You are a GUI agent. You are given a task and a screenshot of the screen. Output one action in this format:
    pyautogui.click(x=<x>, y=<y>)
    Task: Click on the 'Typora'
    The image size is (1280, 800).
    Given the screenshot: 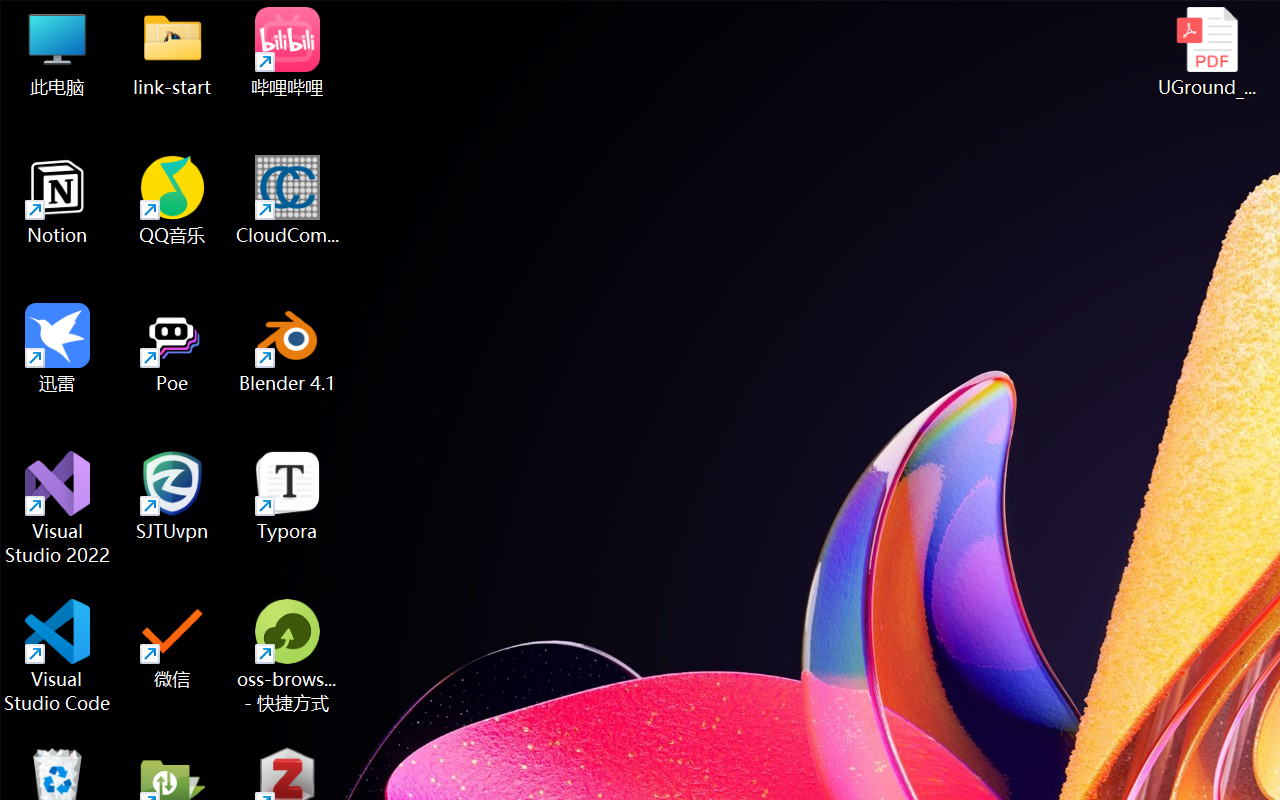 What is the action you would take?
    pyautogui.click(x=287, y=496)
    